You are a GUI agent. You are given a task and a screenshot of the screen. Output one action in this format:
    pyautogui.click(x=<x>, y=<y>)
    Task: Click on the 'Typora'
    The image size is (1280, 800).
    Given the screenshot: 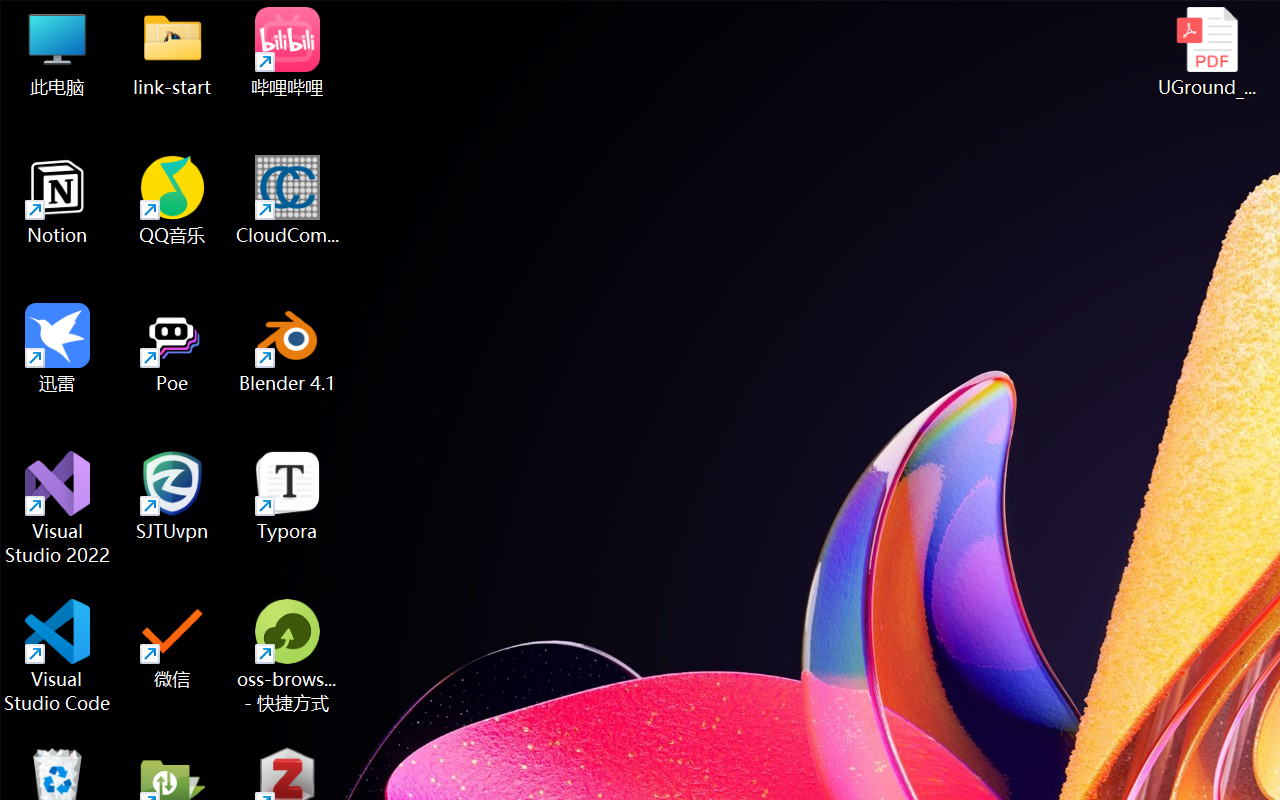 What is the action you would take?
    pyautogui.click(x=287, y=496)
    